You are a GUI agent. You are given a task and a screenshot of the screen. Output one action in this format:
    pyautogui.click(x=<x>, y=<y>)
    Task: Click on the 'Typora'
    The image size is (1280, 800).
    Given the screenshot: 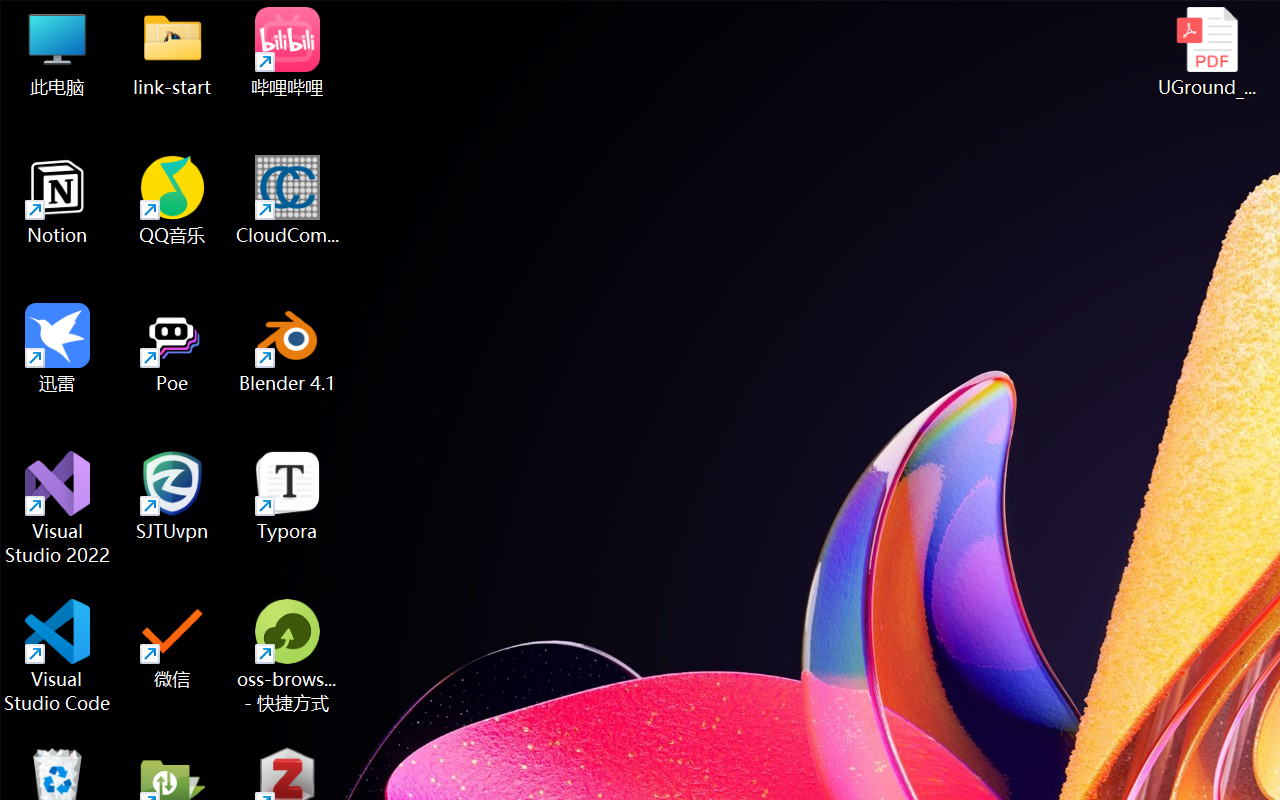 What is the action you would take?
    pyautogui.click(x=287, y=496)
    